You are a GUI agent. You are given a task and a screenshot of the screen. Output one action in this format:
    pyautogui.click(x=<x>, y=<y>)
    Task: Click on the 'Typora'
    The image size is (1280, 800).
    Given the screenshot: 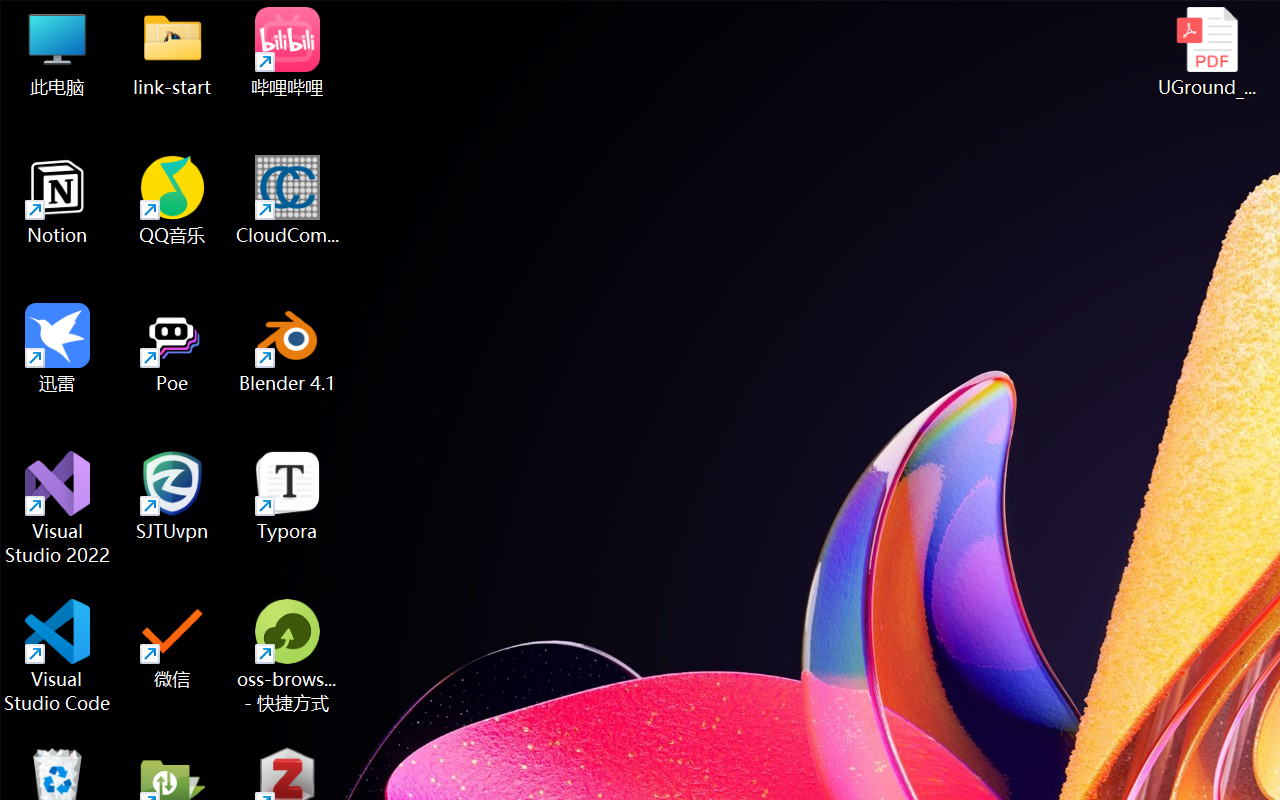 What is the action you would take?
    pyautogui.click(x=287, y=496)
    